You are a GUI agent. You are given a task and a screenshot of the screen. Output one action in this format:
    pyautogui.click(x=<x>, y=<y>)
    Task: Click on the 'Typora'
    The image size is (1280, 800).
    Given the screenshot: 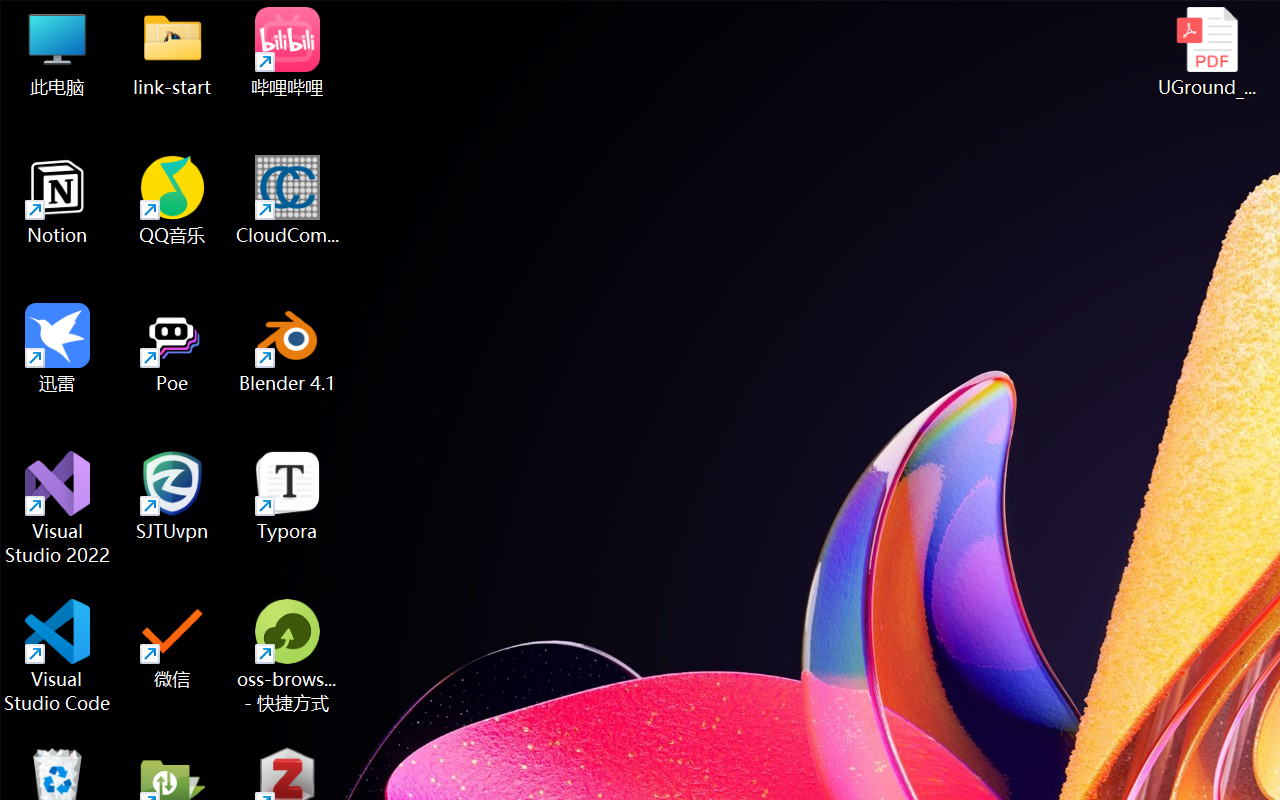 What is the action you would take?
    pyautogui.click(x=287, y=496)
    